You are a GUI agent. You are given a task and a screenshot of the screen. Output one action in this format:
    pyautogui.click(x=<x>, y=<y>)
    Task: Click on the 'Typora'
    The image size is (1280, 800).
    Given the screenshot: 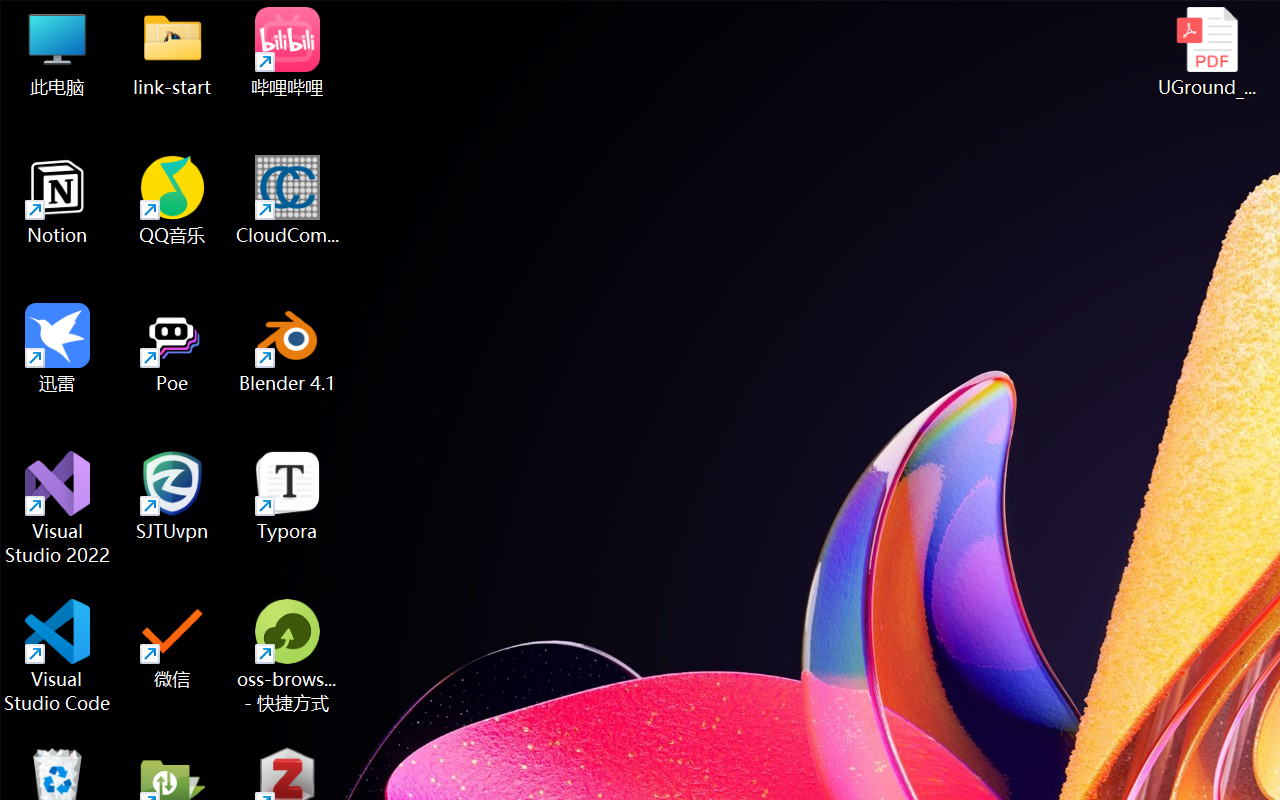 What is the action you would take?
    pyautogui.click(x=287, y=496)
    